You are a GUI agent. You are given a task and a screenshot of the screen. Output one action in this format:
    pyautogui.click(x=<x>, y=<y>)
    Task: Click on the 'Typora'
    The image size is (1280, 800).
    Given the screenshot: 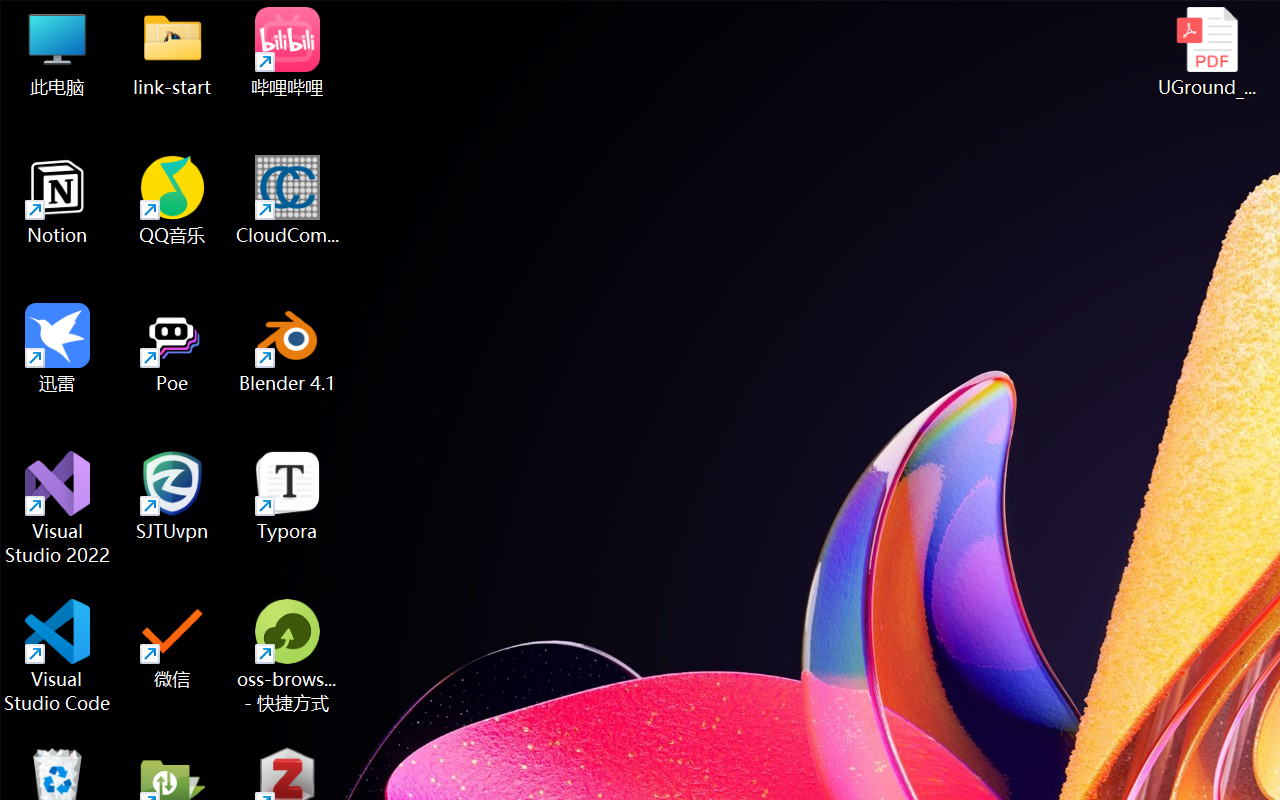 What is the action you would take?
    pyautogui.click(x=287, y=496)
    